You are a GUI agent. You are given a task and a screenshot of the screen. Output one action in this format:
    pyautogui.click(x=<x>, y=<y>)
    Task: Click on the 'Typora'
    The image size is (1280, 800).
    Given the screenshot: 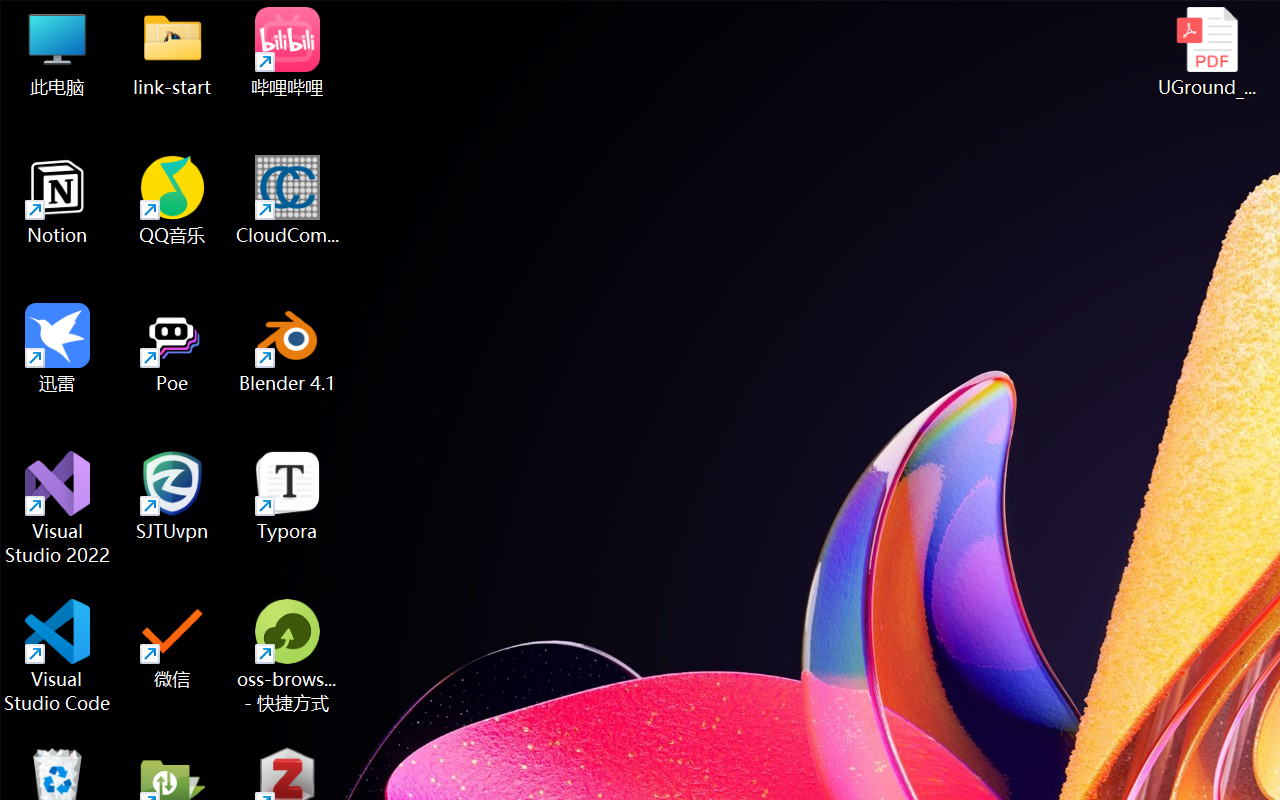 What is the action you would take?
    pyautogui.click(x=287, y=496)
    